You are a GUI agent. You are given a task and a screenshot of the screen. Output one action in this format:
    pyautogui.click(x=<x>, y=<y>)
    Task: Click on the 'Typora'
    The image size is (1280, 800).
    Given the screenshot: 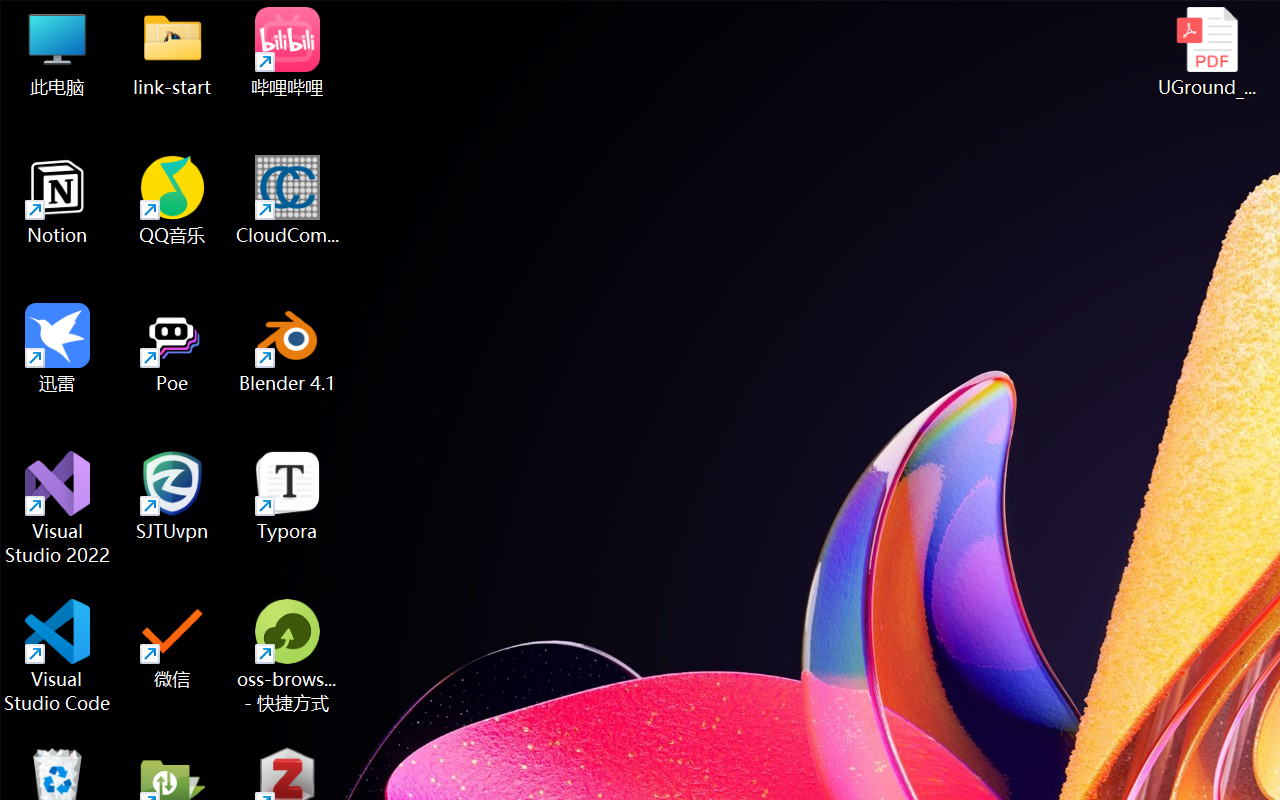 What is the action you would take?
    pyautogui.click(x=287, y=496)
    